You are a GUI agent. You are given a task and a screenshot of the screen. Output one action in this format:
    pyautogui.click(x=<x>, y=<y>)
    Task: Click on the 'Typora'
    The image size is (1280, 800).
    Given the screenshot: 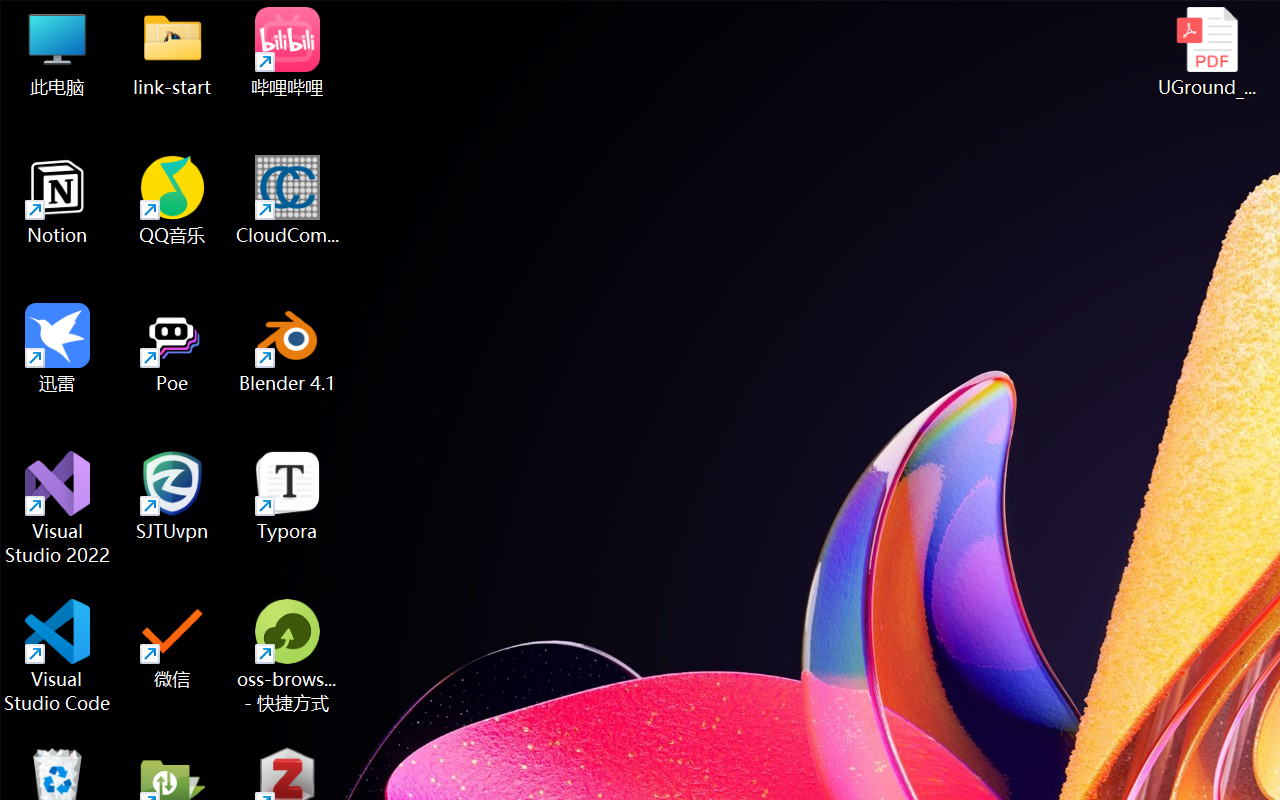 What is the action you would take?
    pyautogui.click(x=287, y=496)
    